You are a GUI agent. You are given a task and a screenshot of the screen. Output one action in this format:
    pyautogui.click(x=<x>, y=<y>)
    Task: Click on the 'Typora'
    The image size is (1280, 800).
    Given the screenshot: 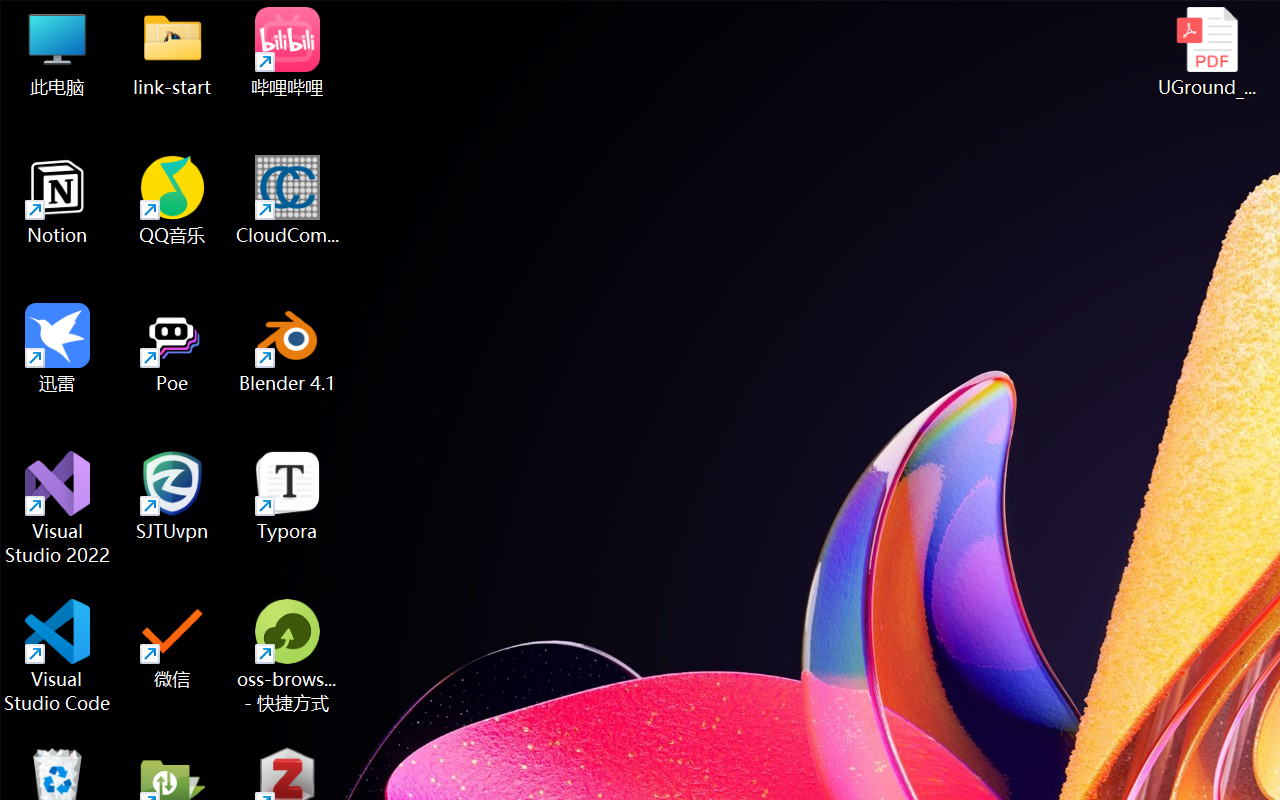 What is the action you would take?
    pyautogui.click(x=287, y=496)
    